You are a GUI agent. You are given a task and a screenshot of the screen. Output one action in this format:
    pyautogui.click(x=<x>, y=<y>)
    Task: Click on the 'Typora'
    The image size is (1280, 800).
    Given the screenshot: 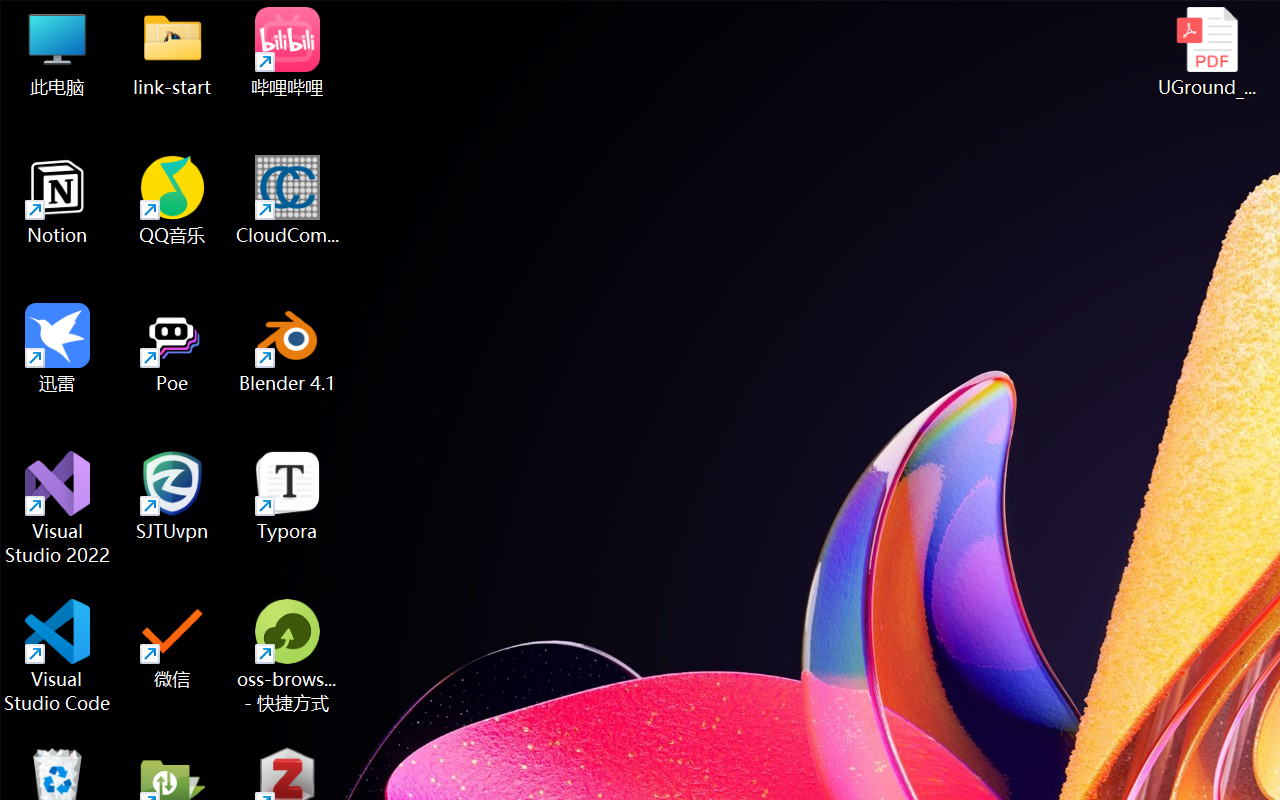 What is the action you would take?
    pyautogui.click(x=287, y=496)
    